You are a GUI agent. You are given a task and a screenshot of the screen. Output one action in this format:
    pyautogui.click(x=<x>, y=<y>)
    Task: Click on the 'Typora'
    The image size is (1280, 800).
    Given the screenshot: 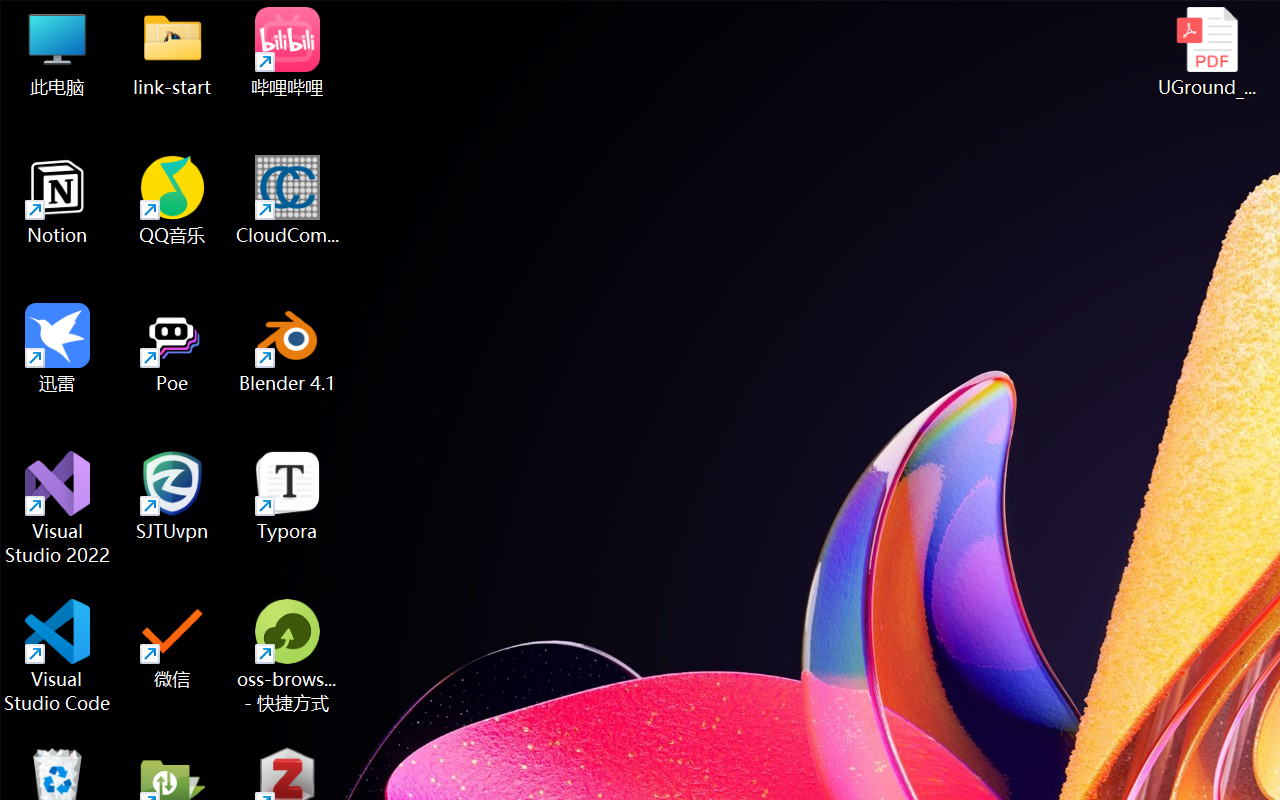 What is the action you would take?
    pyautogui.click(x=287, y=496)
    